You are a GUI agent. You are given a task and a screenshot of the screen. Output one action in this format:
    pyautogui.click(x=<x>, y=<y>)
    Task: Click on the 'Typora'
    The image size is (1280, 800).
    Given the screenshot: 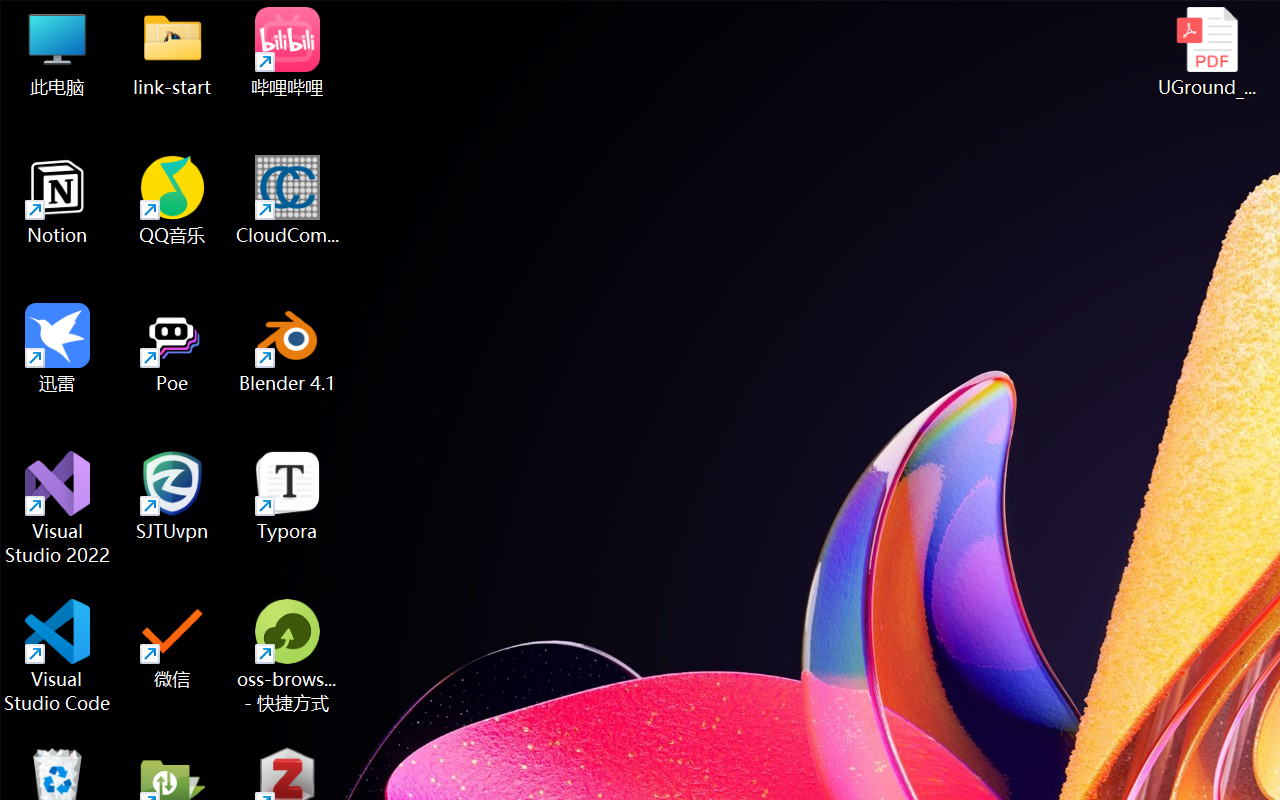 What is the action you would take?
    pyautogui.click(x=287, y=496)
    